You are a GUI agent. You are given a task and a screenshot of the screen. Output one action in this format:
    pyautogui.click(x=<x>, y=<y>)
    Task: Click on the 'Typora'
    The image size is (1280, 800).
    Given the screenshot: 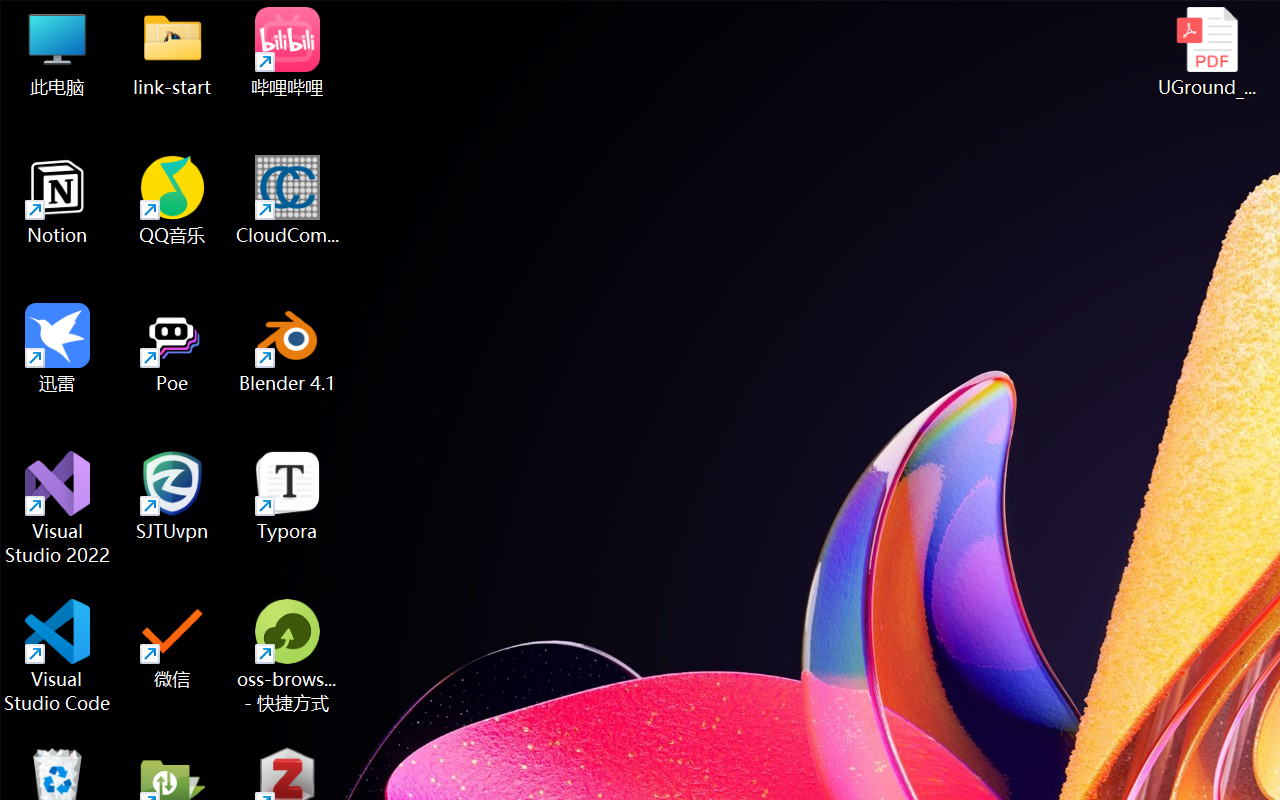 What is the action you would take?
    pyautogui.click(x=287, y=496)
    